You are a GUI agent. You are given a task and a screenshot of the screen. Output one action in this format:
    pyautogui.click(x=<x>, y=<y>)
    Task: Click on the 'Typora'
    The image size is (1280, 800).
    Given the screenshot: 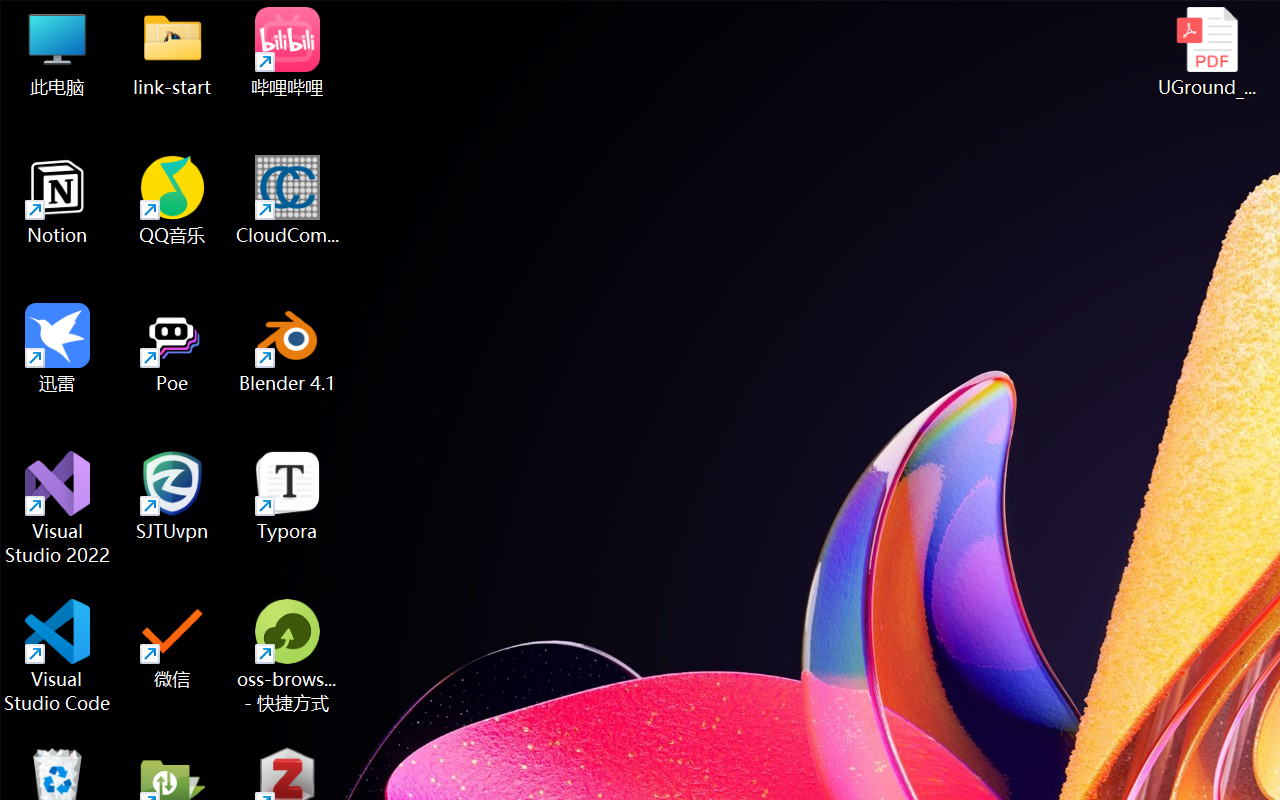 What is the action you would take?
    pyautogui.click(x=287, y=496)
    